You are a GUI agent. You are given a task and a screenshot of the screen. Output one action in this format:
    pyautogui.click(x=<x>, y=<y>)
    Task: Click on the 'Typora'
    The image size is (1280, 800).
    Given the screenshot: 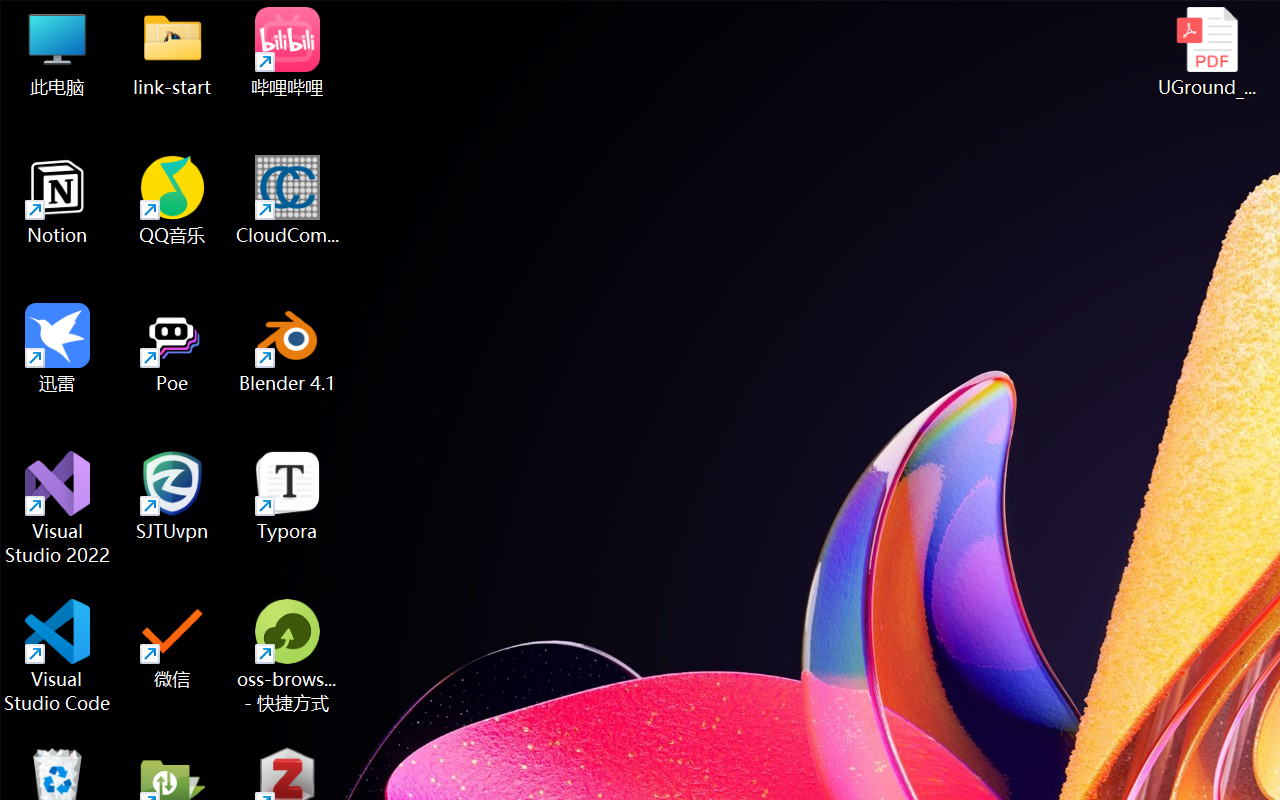 What is the action you would take?
    pyautogui.click(x=287, y=496)
    